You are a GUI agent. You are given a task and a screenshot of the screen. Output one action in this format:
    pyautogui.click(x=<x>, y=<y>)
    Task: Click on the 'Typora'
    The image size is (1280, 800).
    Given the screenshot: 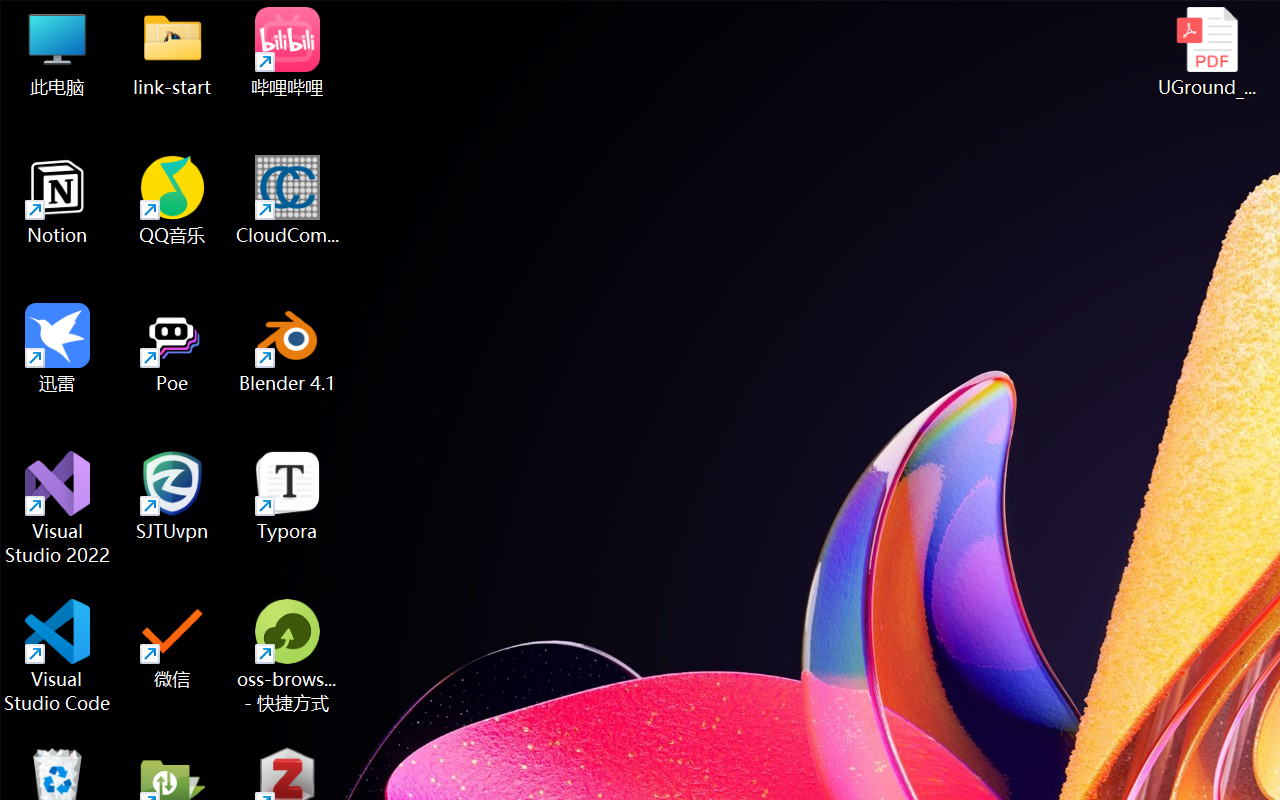 What is the action you would take?
    pyautogui.click(x=287, y=496)
    